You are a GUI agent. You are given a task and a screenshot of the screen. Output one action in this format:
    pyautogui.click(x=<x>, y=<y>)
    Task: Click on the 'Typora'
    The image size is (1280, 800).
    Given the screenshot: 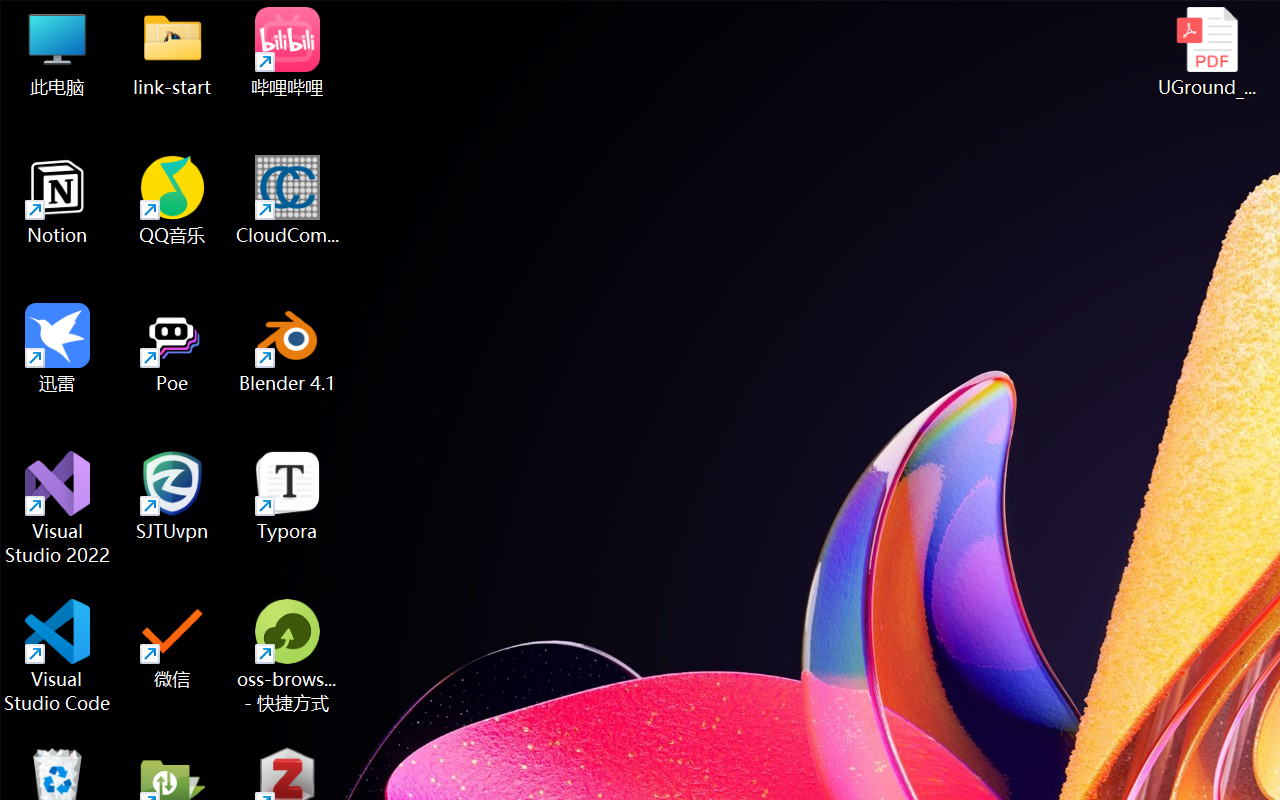 What is the action you would take?
    pyautogui.click(x=287, y=496)
    